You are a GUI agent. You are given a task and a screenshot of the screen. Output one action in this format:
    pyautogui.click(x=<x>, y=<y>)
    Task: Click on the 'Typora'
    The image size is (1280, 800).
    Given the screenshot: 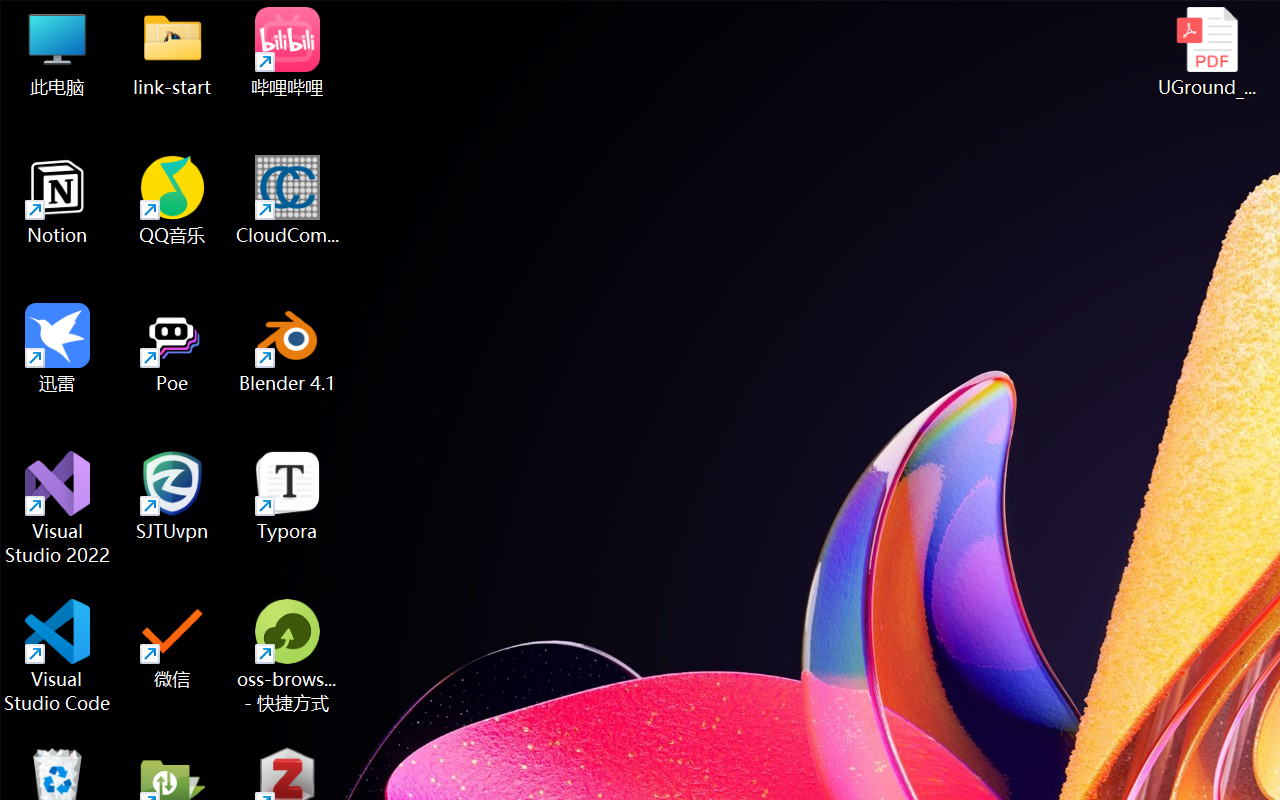 What is the action you would take?
    pyautogui.click(x=287, y=496)
    